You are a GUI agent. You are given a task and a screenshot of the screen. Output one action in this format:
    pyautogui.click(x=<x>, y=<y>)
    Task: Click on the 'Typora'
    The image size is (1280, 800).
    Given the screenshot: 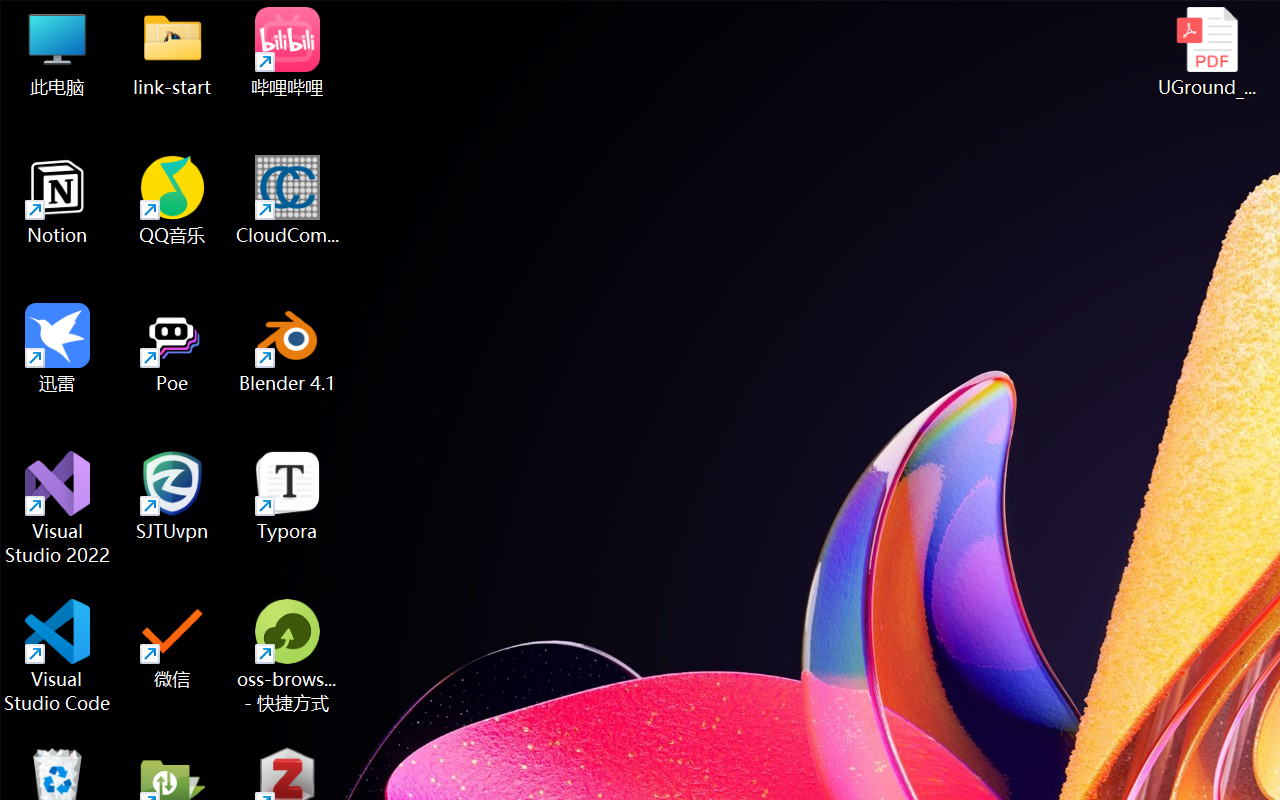 What is the action you would take?
    pyautogui.click(x=287, y=496)
    